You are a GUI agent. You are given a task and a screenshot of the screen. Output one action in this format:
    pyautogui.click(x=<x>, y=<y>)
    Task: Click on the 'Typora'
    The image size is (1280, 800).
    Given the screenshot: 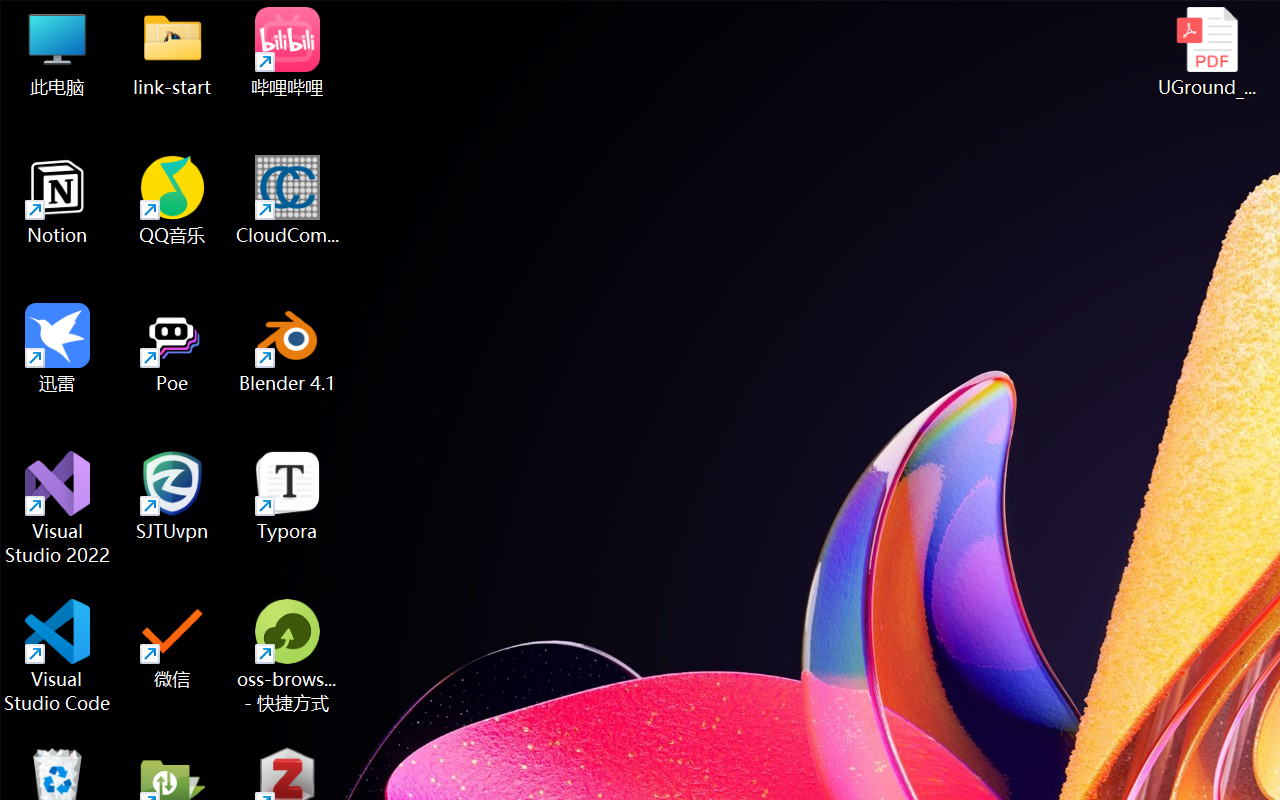 What is the action you would take?
    pyautogui.click(x=287, y=496)
    